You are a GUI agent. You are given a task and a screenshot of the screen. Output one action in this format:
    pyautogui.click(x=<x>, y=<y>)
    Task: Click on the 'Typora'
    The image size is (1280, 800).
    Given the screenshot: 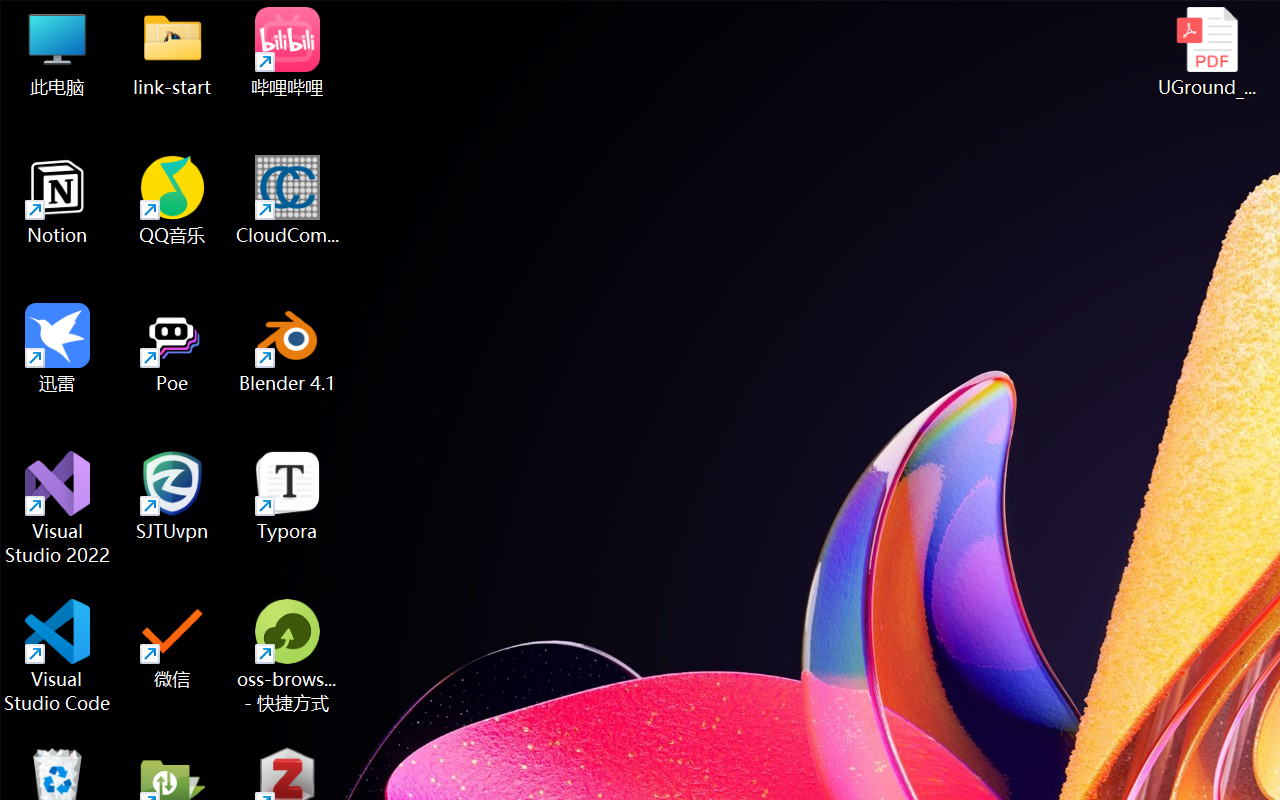 What is the action you would take?
    pyautogui.click(x=287, y=496)
    